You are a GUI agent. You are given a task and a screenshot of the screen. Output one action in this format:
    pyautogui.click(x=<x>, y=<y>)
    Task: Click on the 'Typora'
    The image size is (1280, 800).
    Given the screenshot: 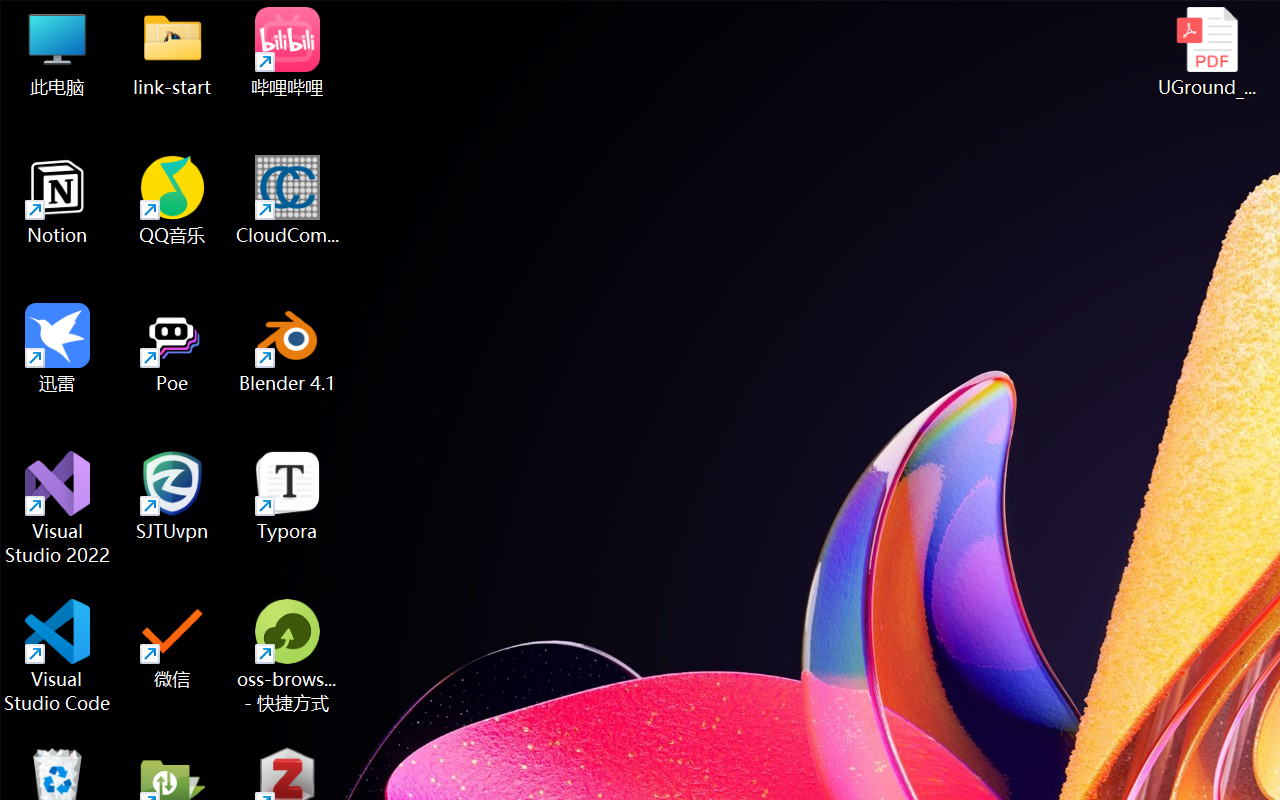 What is the action you would take?
    pyautogui.click(x=287, y=496)
    